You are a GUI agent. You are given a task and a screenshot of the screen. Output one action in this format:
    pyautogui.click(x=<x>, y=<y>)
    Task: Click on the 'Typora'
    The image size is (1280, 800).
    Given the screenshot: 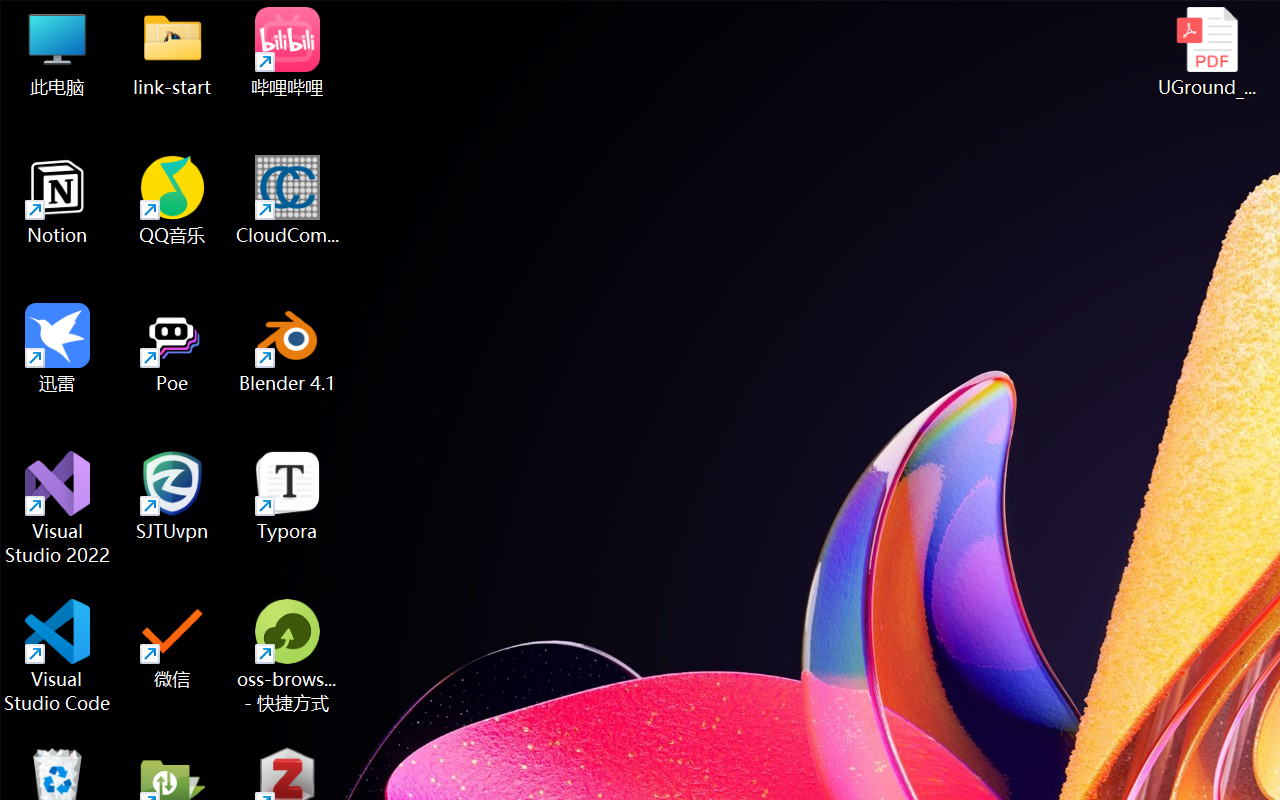 What is the action you would take?
    pyautogui.click(x=287, y=496)
    